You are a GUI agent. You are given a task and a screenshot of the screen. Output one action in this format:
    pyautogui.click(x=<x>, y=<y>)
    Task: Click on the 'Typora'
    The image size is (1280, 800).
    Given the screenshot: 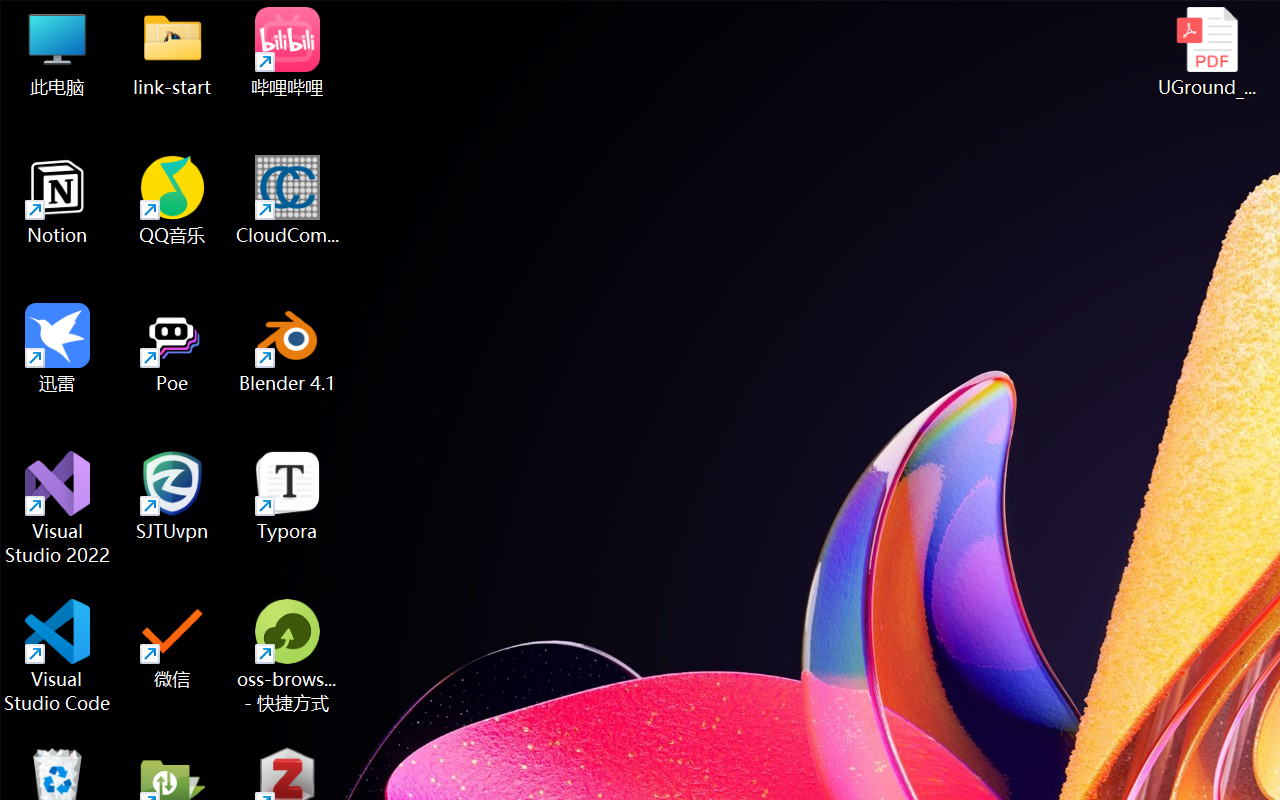 What is the action you would take?
    pyautogui.click(x=287, y=496)
    